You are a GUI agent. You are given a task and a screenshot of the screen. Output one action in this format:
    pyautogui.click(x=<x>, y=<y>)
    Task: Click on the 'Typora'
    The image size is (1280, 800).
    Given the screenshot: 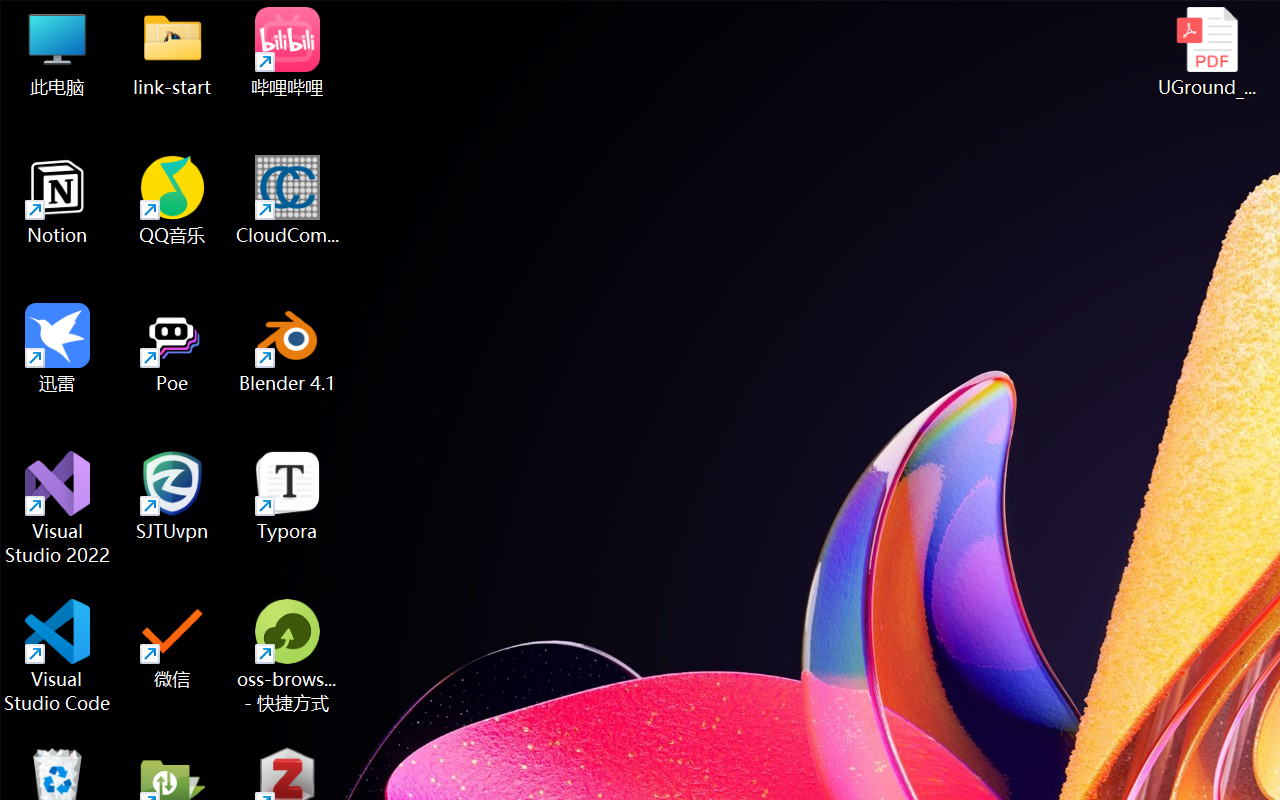 What is the action you would take?
    pyautogui.click(x=287, y=496)
    